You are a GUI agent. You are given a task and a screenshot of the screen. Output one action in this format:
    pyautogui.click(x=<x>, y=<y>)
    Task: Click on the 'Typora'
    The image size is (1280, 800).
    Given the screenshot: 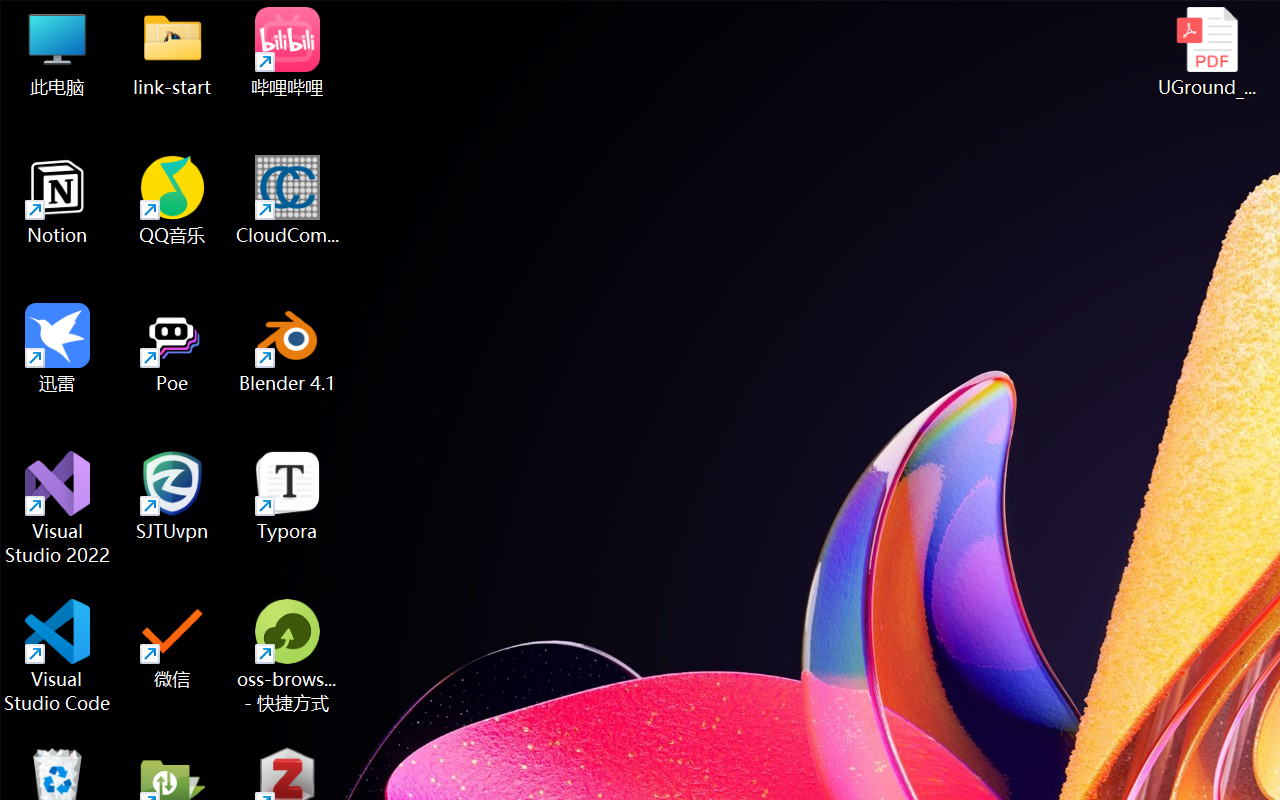 What is the action you would take?
    pyautogui.click(x=287, y=496)
    